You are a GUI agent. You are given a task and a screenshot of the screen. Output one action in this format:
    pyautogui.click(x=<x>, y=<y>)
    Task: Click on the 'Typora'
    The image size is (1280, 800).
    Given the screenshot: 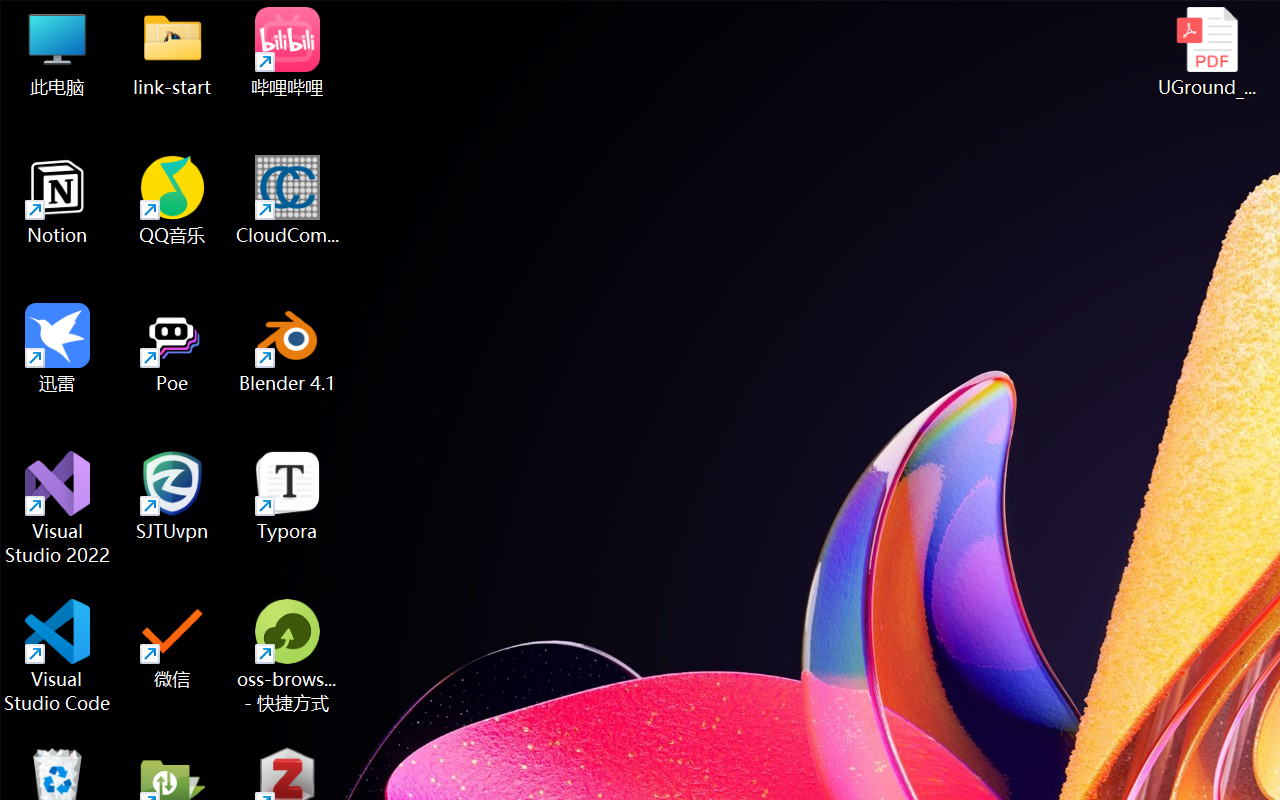 What is the action you would take?
    pyautogui.click(x=287, y=496)
    